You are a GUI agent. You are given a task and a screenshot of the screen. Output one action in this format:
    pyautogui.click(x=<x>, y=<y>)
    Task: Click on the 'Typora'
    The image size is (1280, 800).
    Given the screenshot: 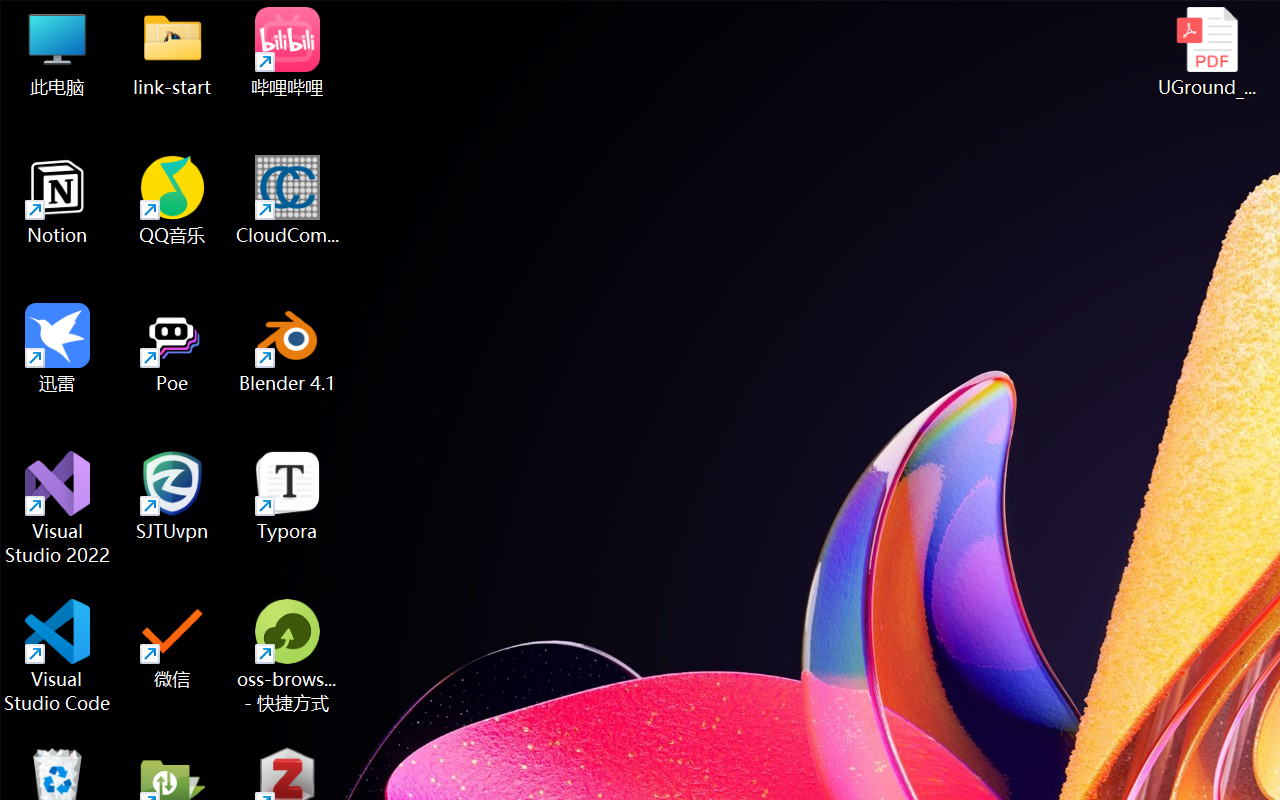 What is the action you would take?
    pyautogui.click(x=287, y=496)
    